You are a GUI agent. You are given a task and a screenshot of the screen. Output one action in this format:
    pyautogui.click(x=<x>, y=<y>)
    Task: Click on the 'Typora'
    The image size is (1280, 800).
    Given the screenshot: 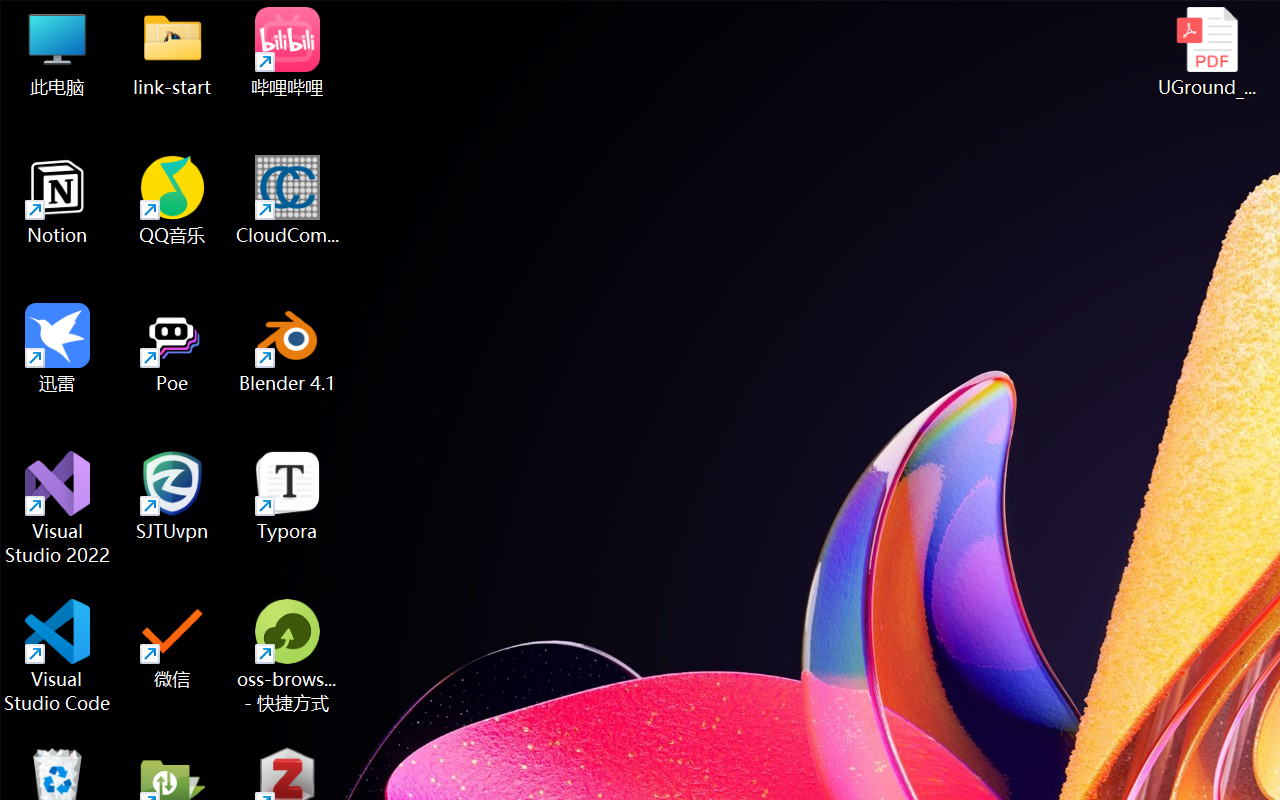 What is the action you would take?
    pyautogui.click(x=287, y=496)
    